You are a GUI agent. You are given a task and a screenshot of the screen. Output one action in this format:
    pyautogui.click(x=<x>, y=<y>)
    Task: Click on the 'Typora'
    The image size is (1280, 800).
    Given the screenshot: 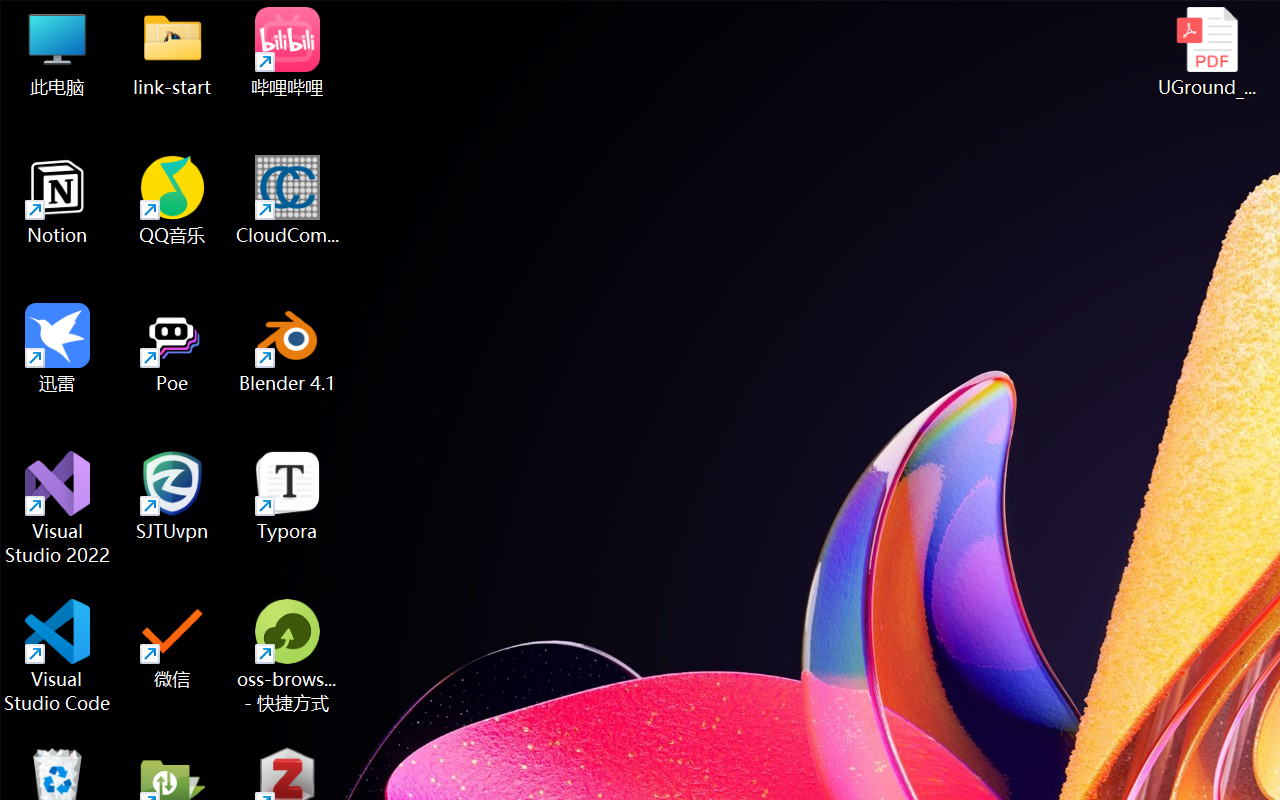 What is the action you would take?
    pyautogui.click(x=287, y=496)
    